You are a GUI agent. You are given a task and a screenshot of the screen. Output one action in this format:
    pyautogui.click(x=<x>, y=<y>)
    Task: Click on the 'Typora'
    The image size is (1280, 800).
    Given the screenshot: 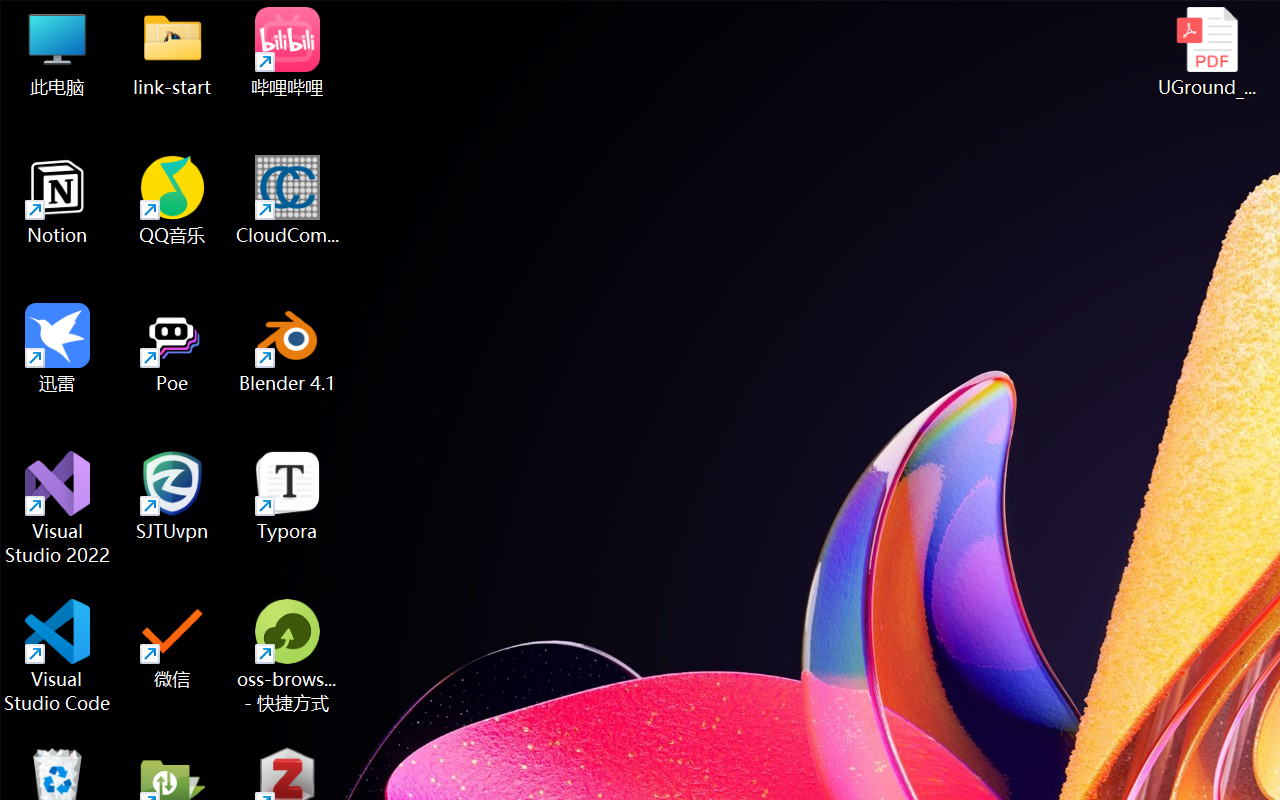 What is the action you would take?
    pyautogui.click(x=287, y=496)
    